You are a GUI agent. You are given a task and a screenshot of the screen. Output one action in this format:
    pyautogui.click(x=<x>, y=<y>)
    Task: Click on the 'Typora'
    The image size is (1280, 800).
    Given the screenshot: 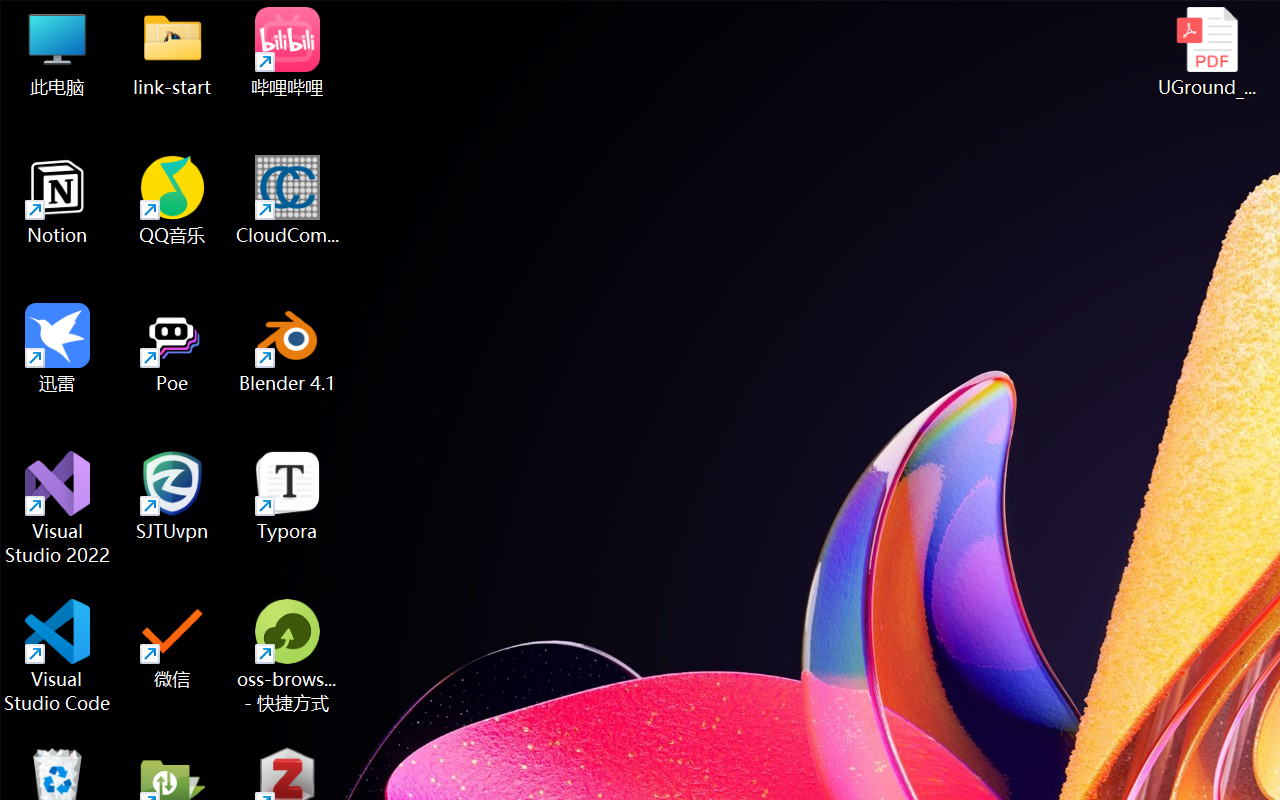 What is the action you would take?
    pyautogui.click(x=287, y=496)
    